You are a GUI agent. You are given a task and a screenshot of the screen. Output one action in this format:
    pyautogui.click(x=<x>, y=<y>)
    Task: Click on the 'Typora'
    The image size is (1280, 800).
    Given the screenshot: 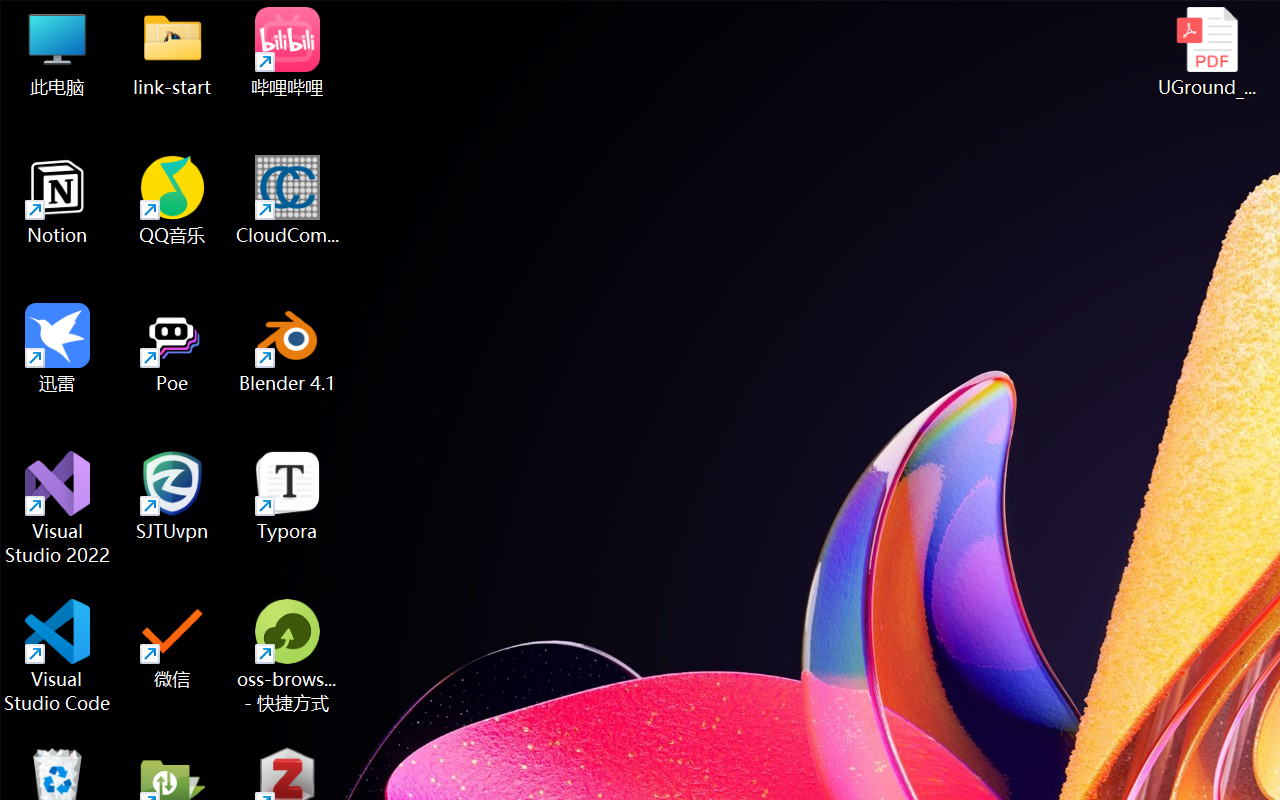 What is the action you would take?
    pyautogui.click(x=287, y=496)
    